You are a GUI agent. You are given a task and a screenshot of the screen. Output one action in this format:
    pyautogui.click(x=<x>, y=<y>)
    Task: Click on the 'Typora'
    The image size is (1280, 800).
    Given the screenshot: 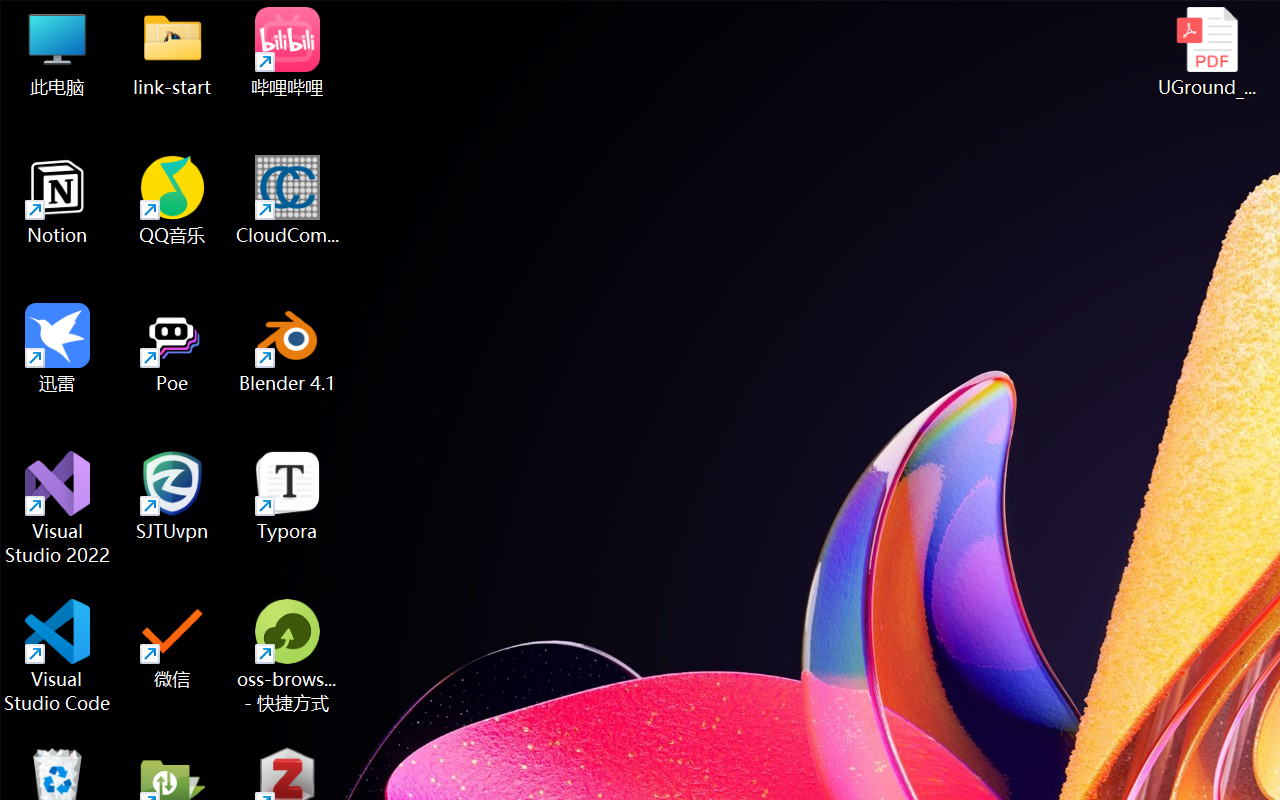 What is the action you would take?
    pyautogui.click(x=287, y=496)
    